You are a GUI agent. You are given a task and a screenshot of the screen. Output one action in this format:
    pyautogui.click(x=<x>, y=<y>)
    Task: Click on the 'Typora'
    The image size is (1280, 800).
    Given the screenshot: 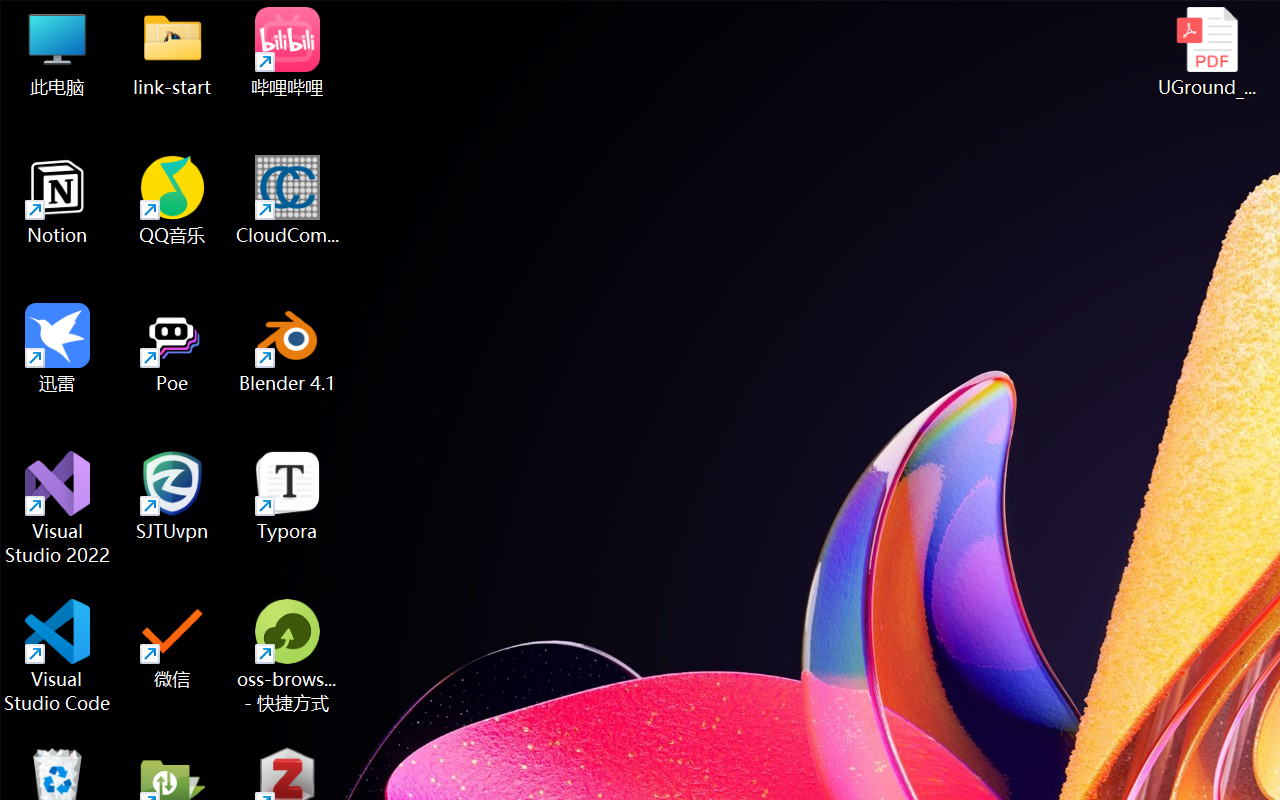 What is the action you would take?
    pyautogui.click(x=287, y=496)
    